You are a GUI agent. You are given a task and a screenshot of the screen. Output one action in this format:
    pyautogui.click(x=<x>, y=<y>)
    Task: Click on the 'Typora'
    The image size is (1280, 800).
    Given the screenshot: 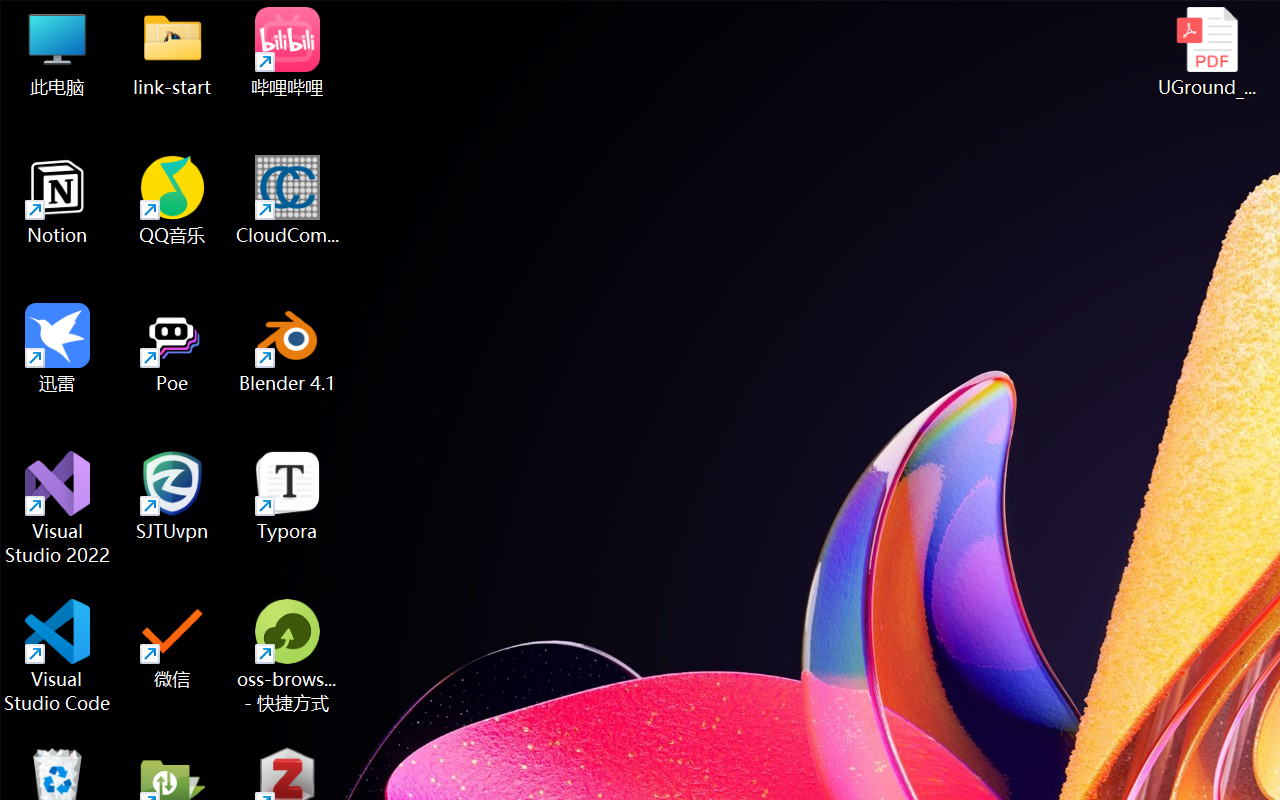 What is the action you would take?
    pyautogui.click(x=287, y=496)
    